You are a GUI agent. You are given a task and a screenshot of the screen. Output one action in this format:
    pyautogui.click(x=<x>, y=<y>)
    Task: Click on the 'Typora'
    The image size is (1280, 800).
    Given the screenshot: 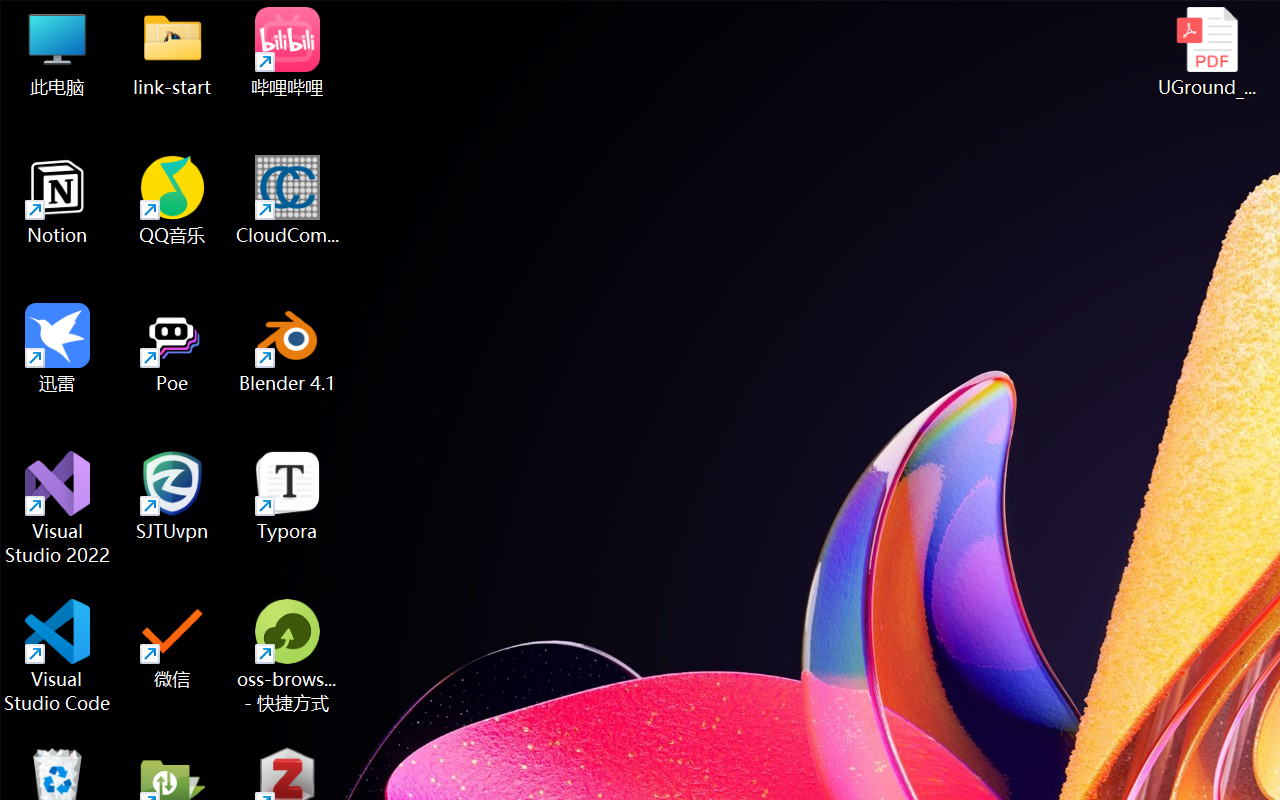 What is the action you would take?
    pyautogui.click(x=287, y=496)
    